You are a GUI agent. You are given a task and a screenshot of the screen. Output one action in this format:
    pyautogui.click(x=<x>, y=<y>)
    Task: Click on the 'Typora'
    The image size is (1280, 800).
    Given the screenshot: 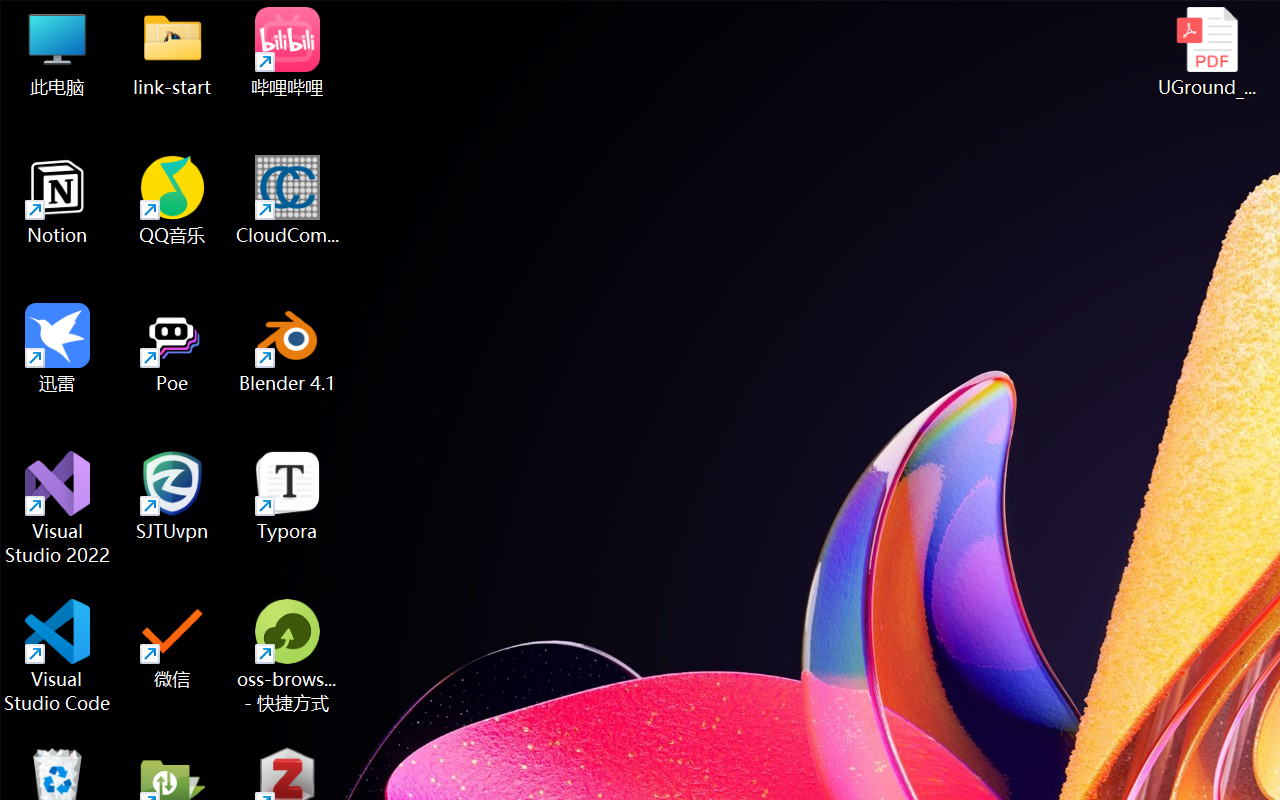 What is the action you would take?
    pyautogui.click(x=287, y=496)
    